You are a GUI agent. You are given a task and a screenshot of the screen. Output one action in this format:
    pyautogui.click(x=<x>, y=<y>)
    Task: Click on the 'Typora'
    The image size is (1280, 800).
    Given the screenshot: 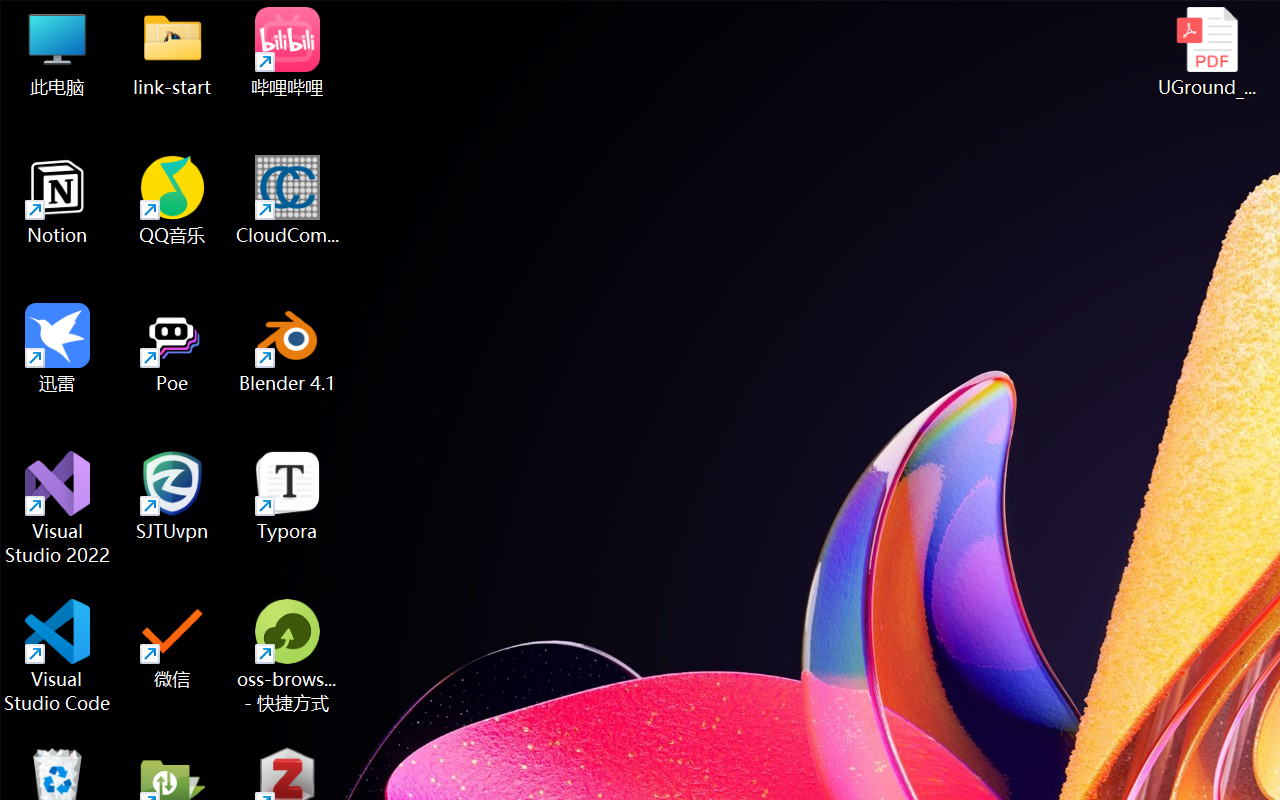 What is the action you would take?
    pyautogui.click(x=287, y=496)
    